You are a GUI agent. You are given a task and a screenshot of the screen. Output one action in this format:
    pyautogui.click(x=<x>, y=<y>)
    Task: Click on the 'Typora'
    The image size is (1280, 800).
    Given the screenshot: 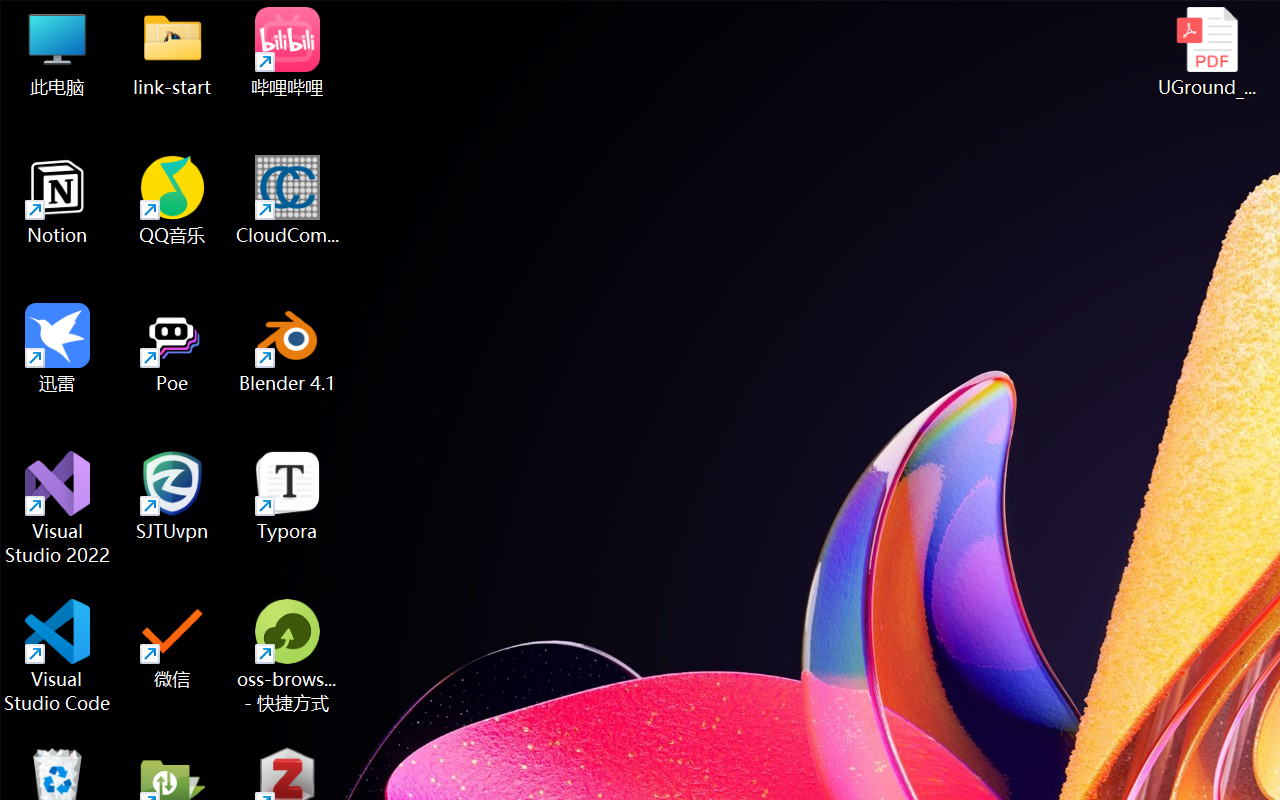 What is the action you would take?
    pyautogui.click(x=287, y=496)
    